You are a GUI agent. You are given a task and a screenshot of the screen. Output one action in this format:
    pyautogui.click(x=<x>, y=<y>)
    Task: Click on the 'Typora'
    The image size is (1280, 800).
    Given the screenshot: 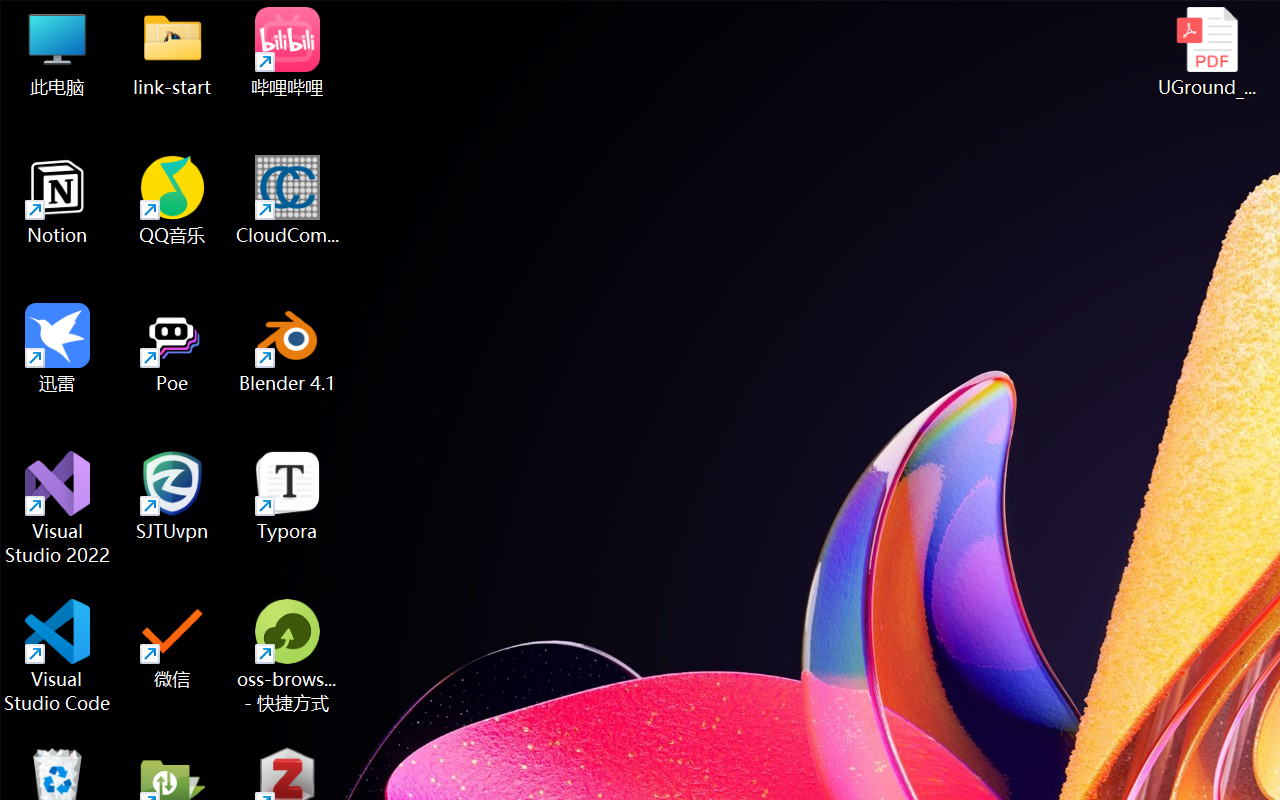 What is the action you would take?
    pyautogui.click(x=287, y=496)
    